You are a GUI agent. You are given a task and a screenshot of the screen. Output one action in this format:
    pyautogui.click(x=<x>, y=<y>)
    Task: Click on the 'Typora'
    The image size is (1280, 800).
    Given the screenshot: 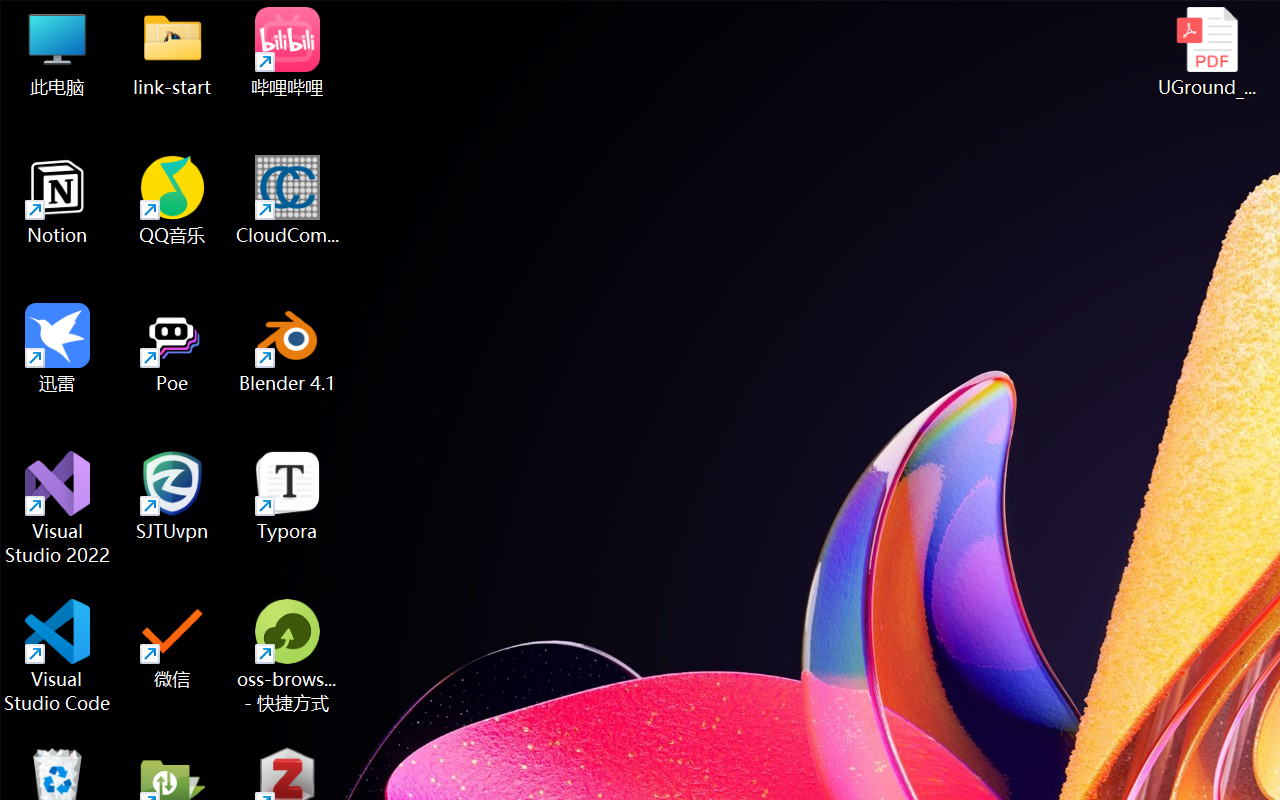 What is the action you would take?
    pyautogui.click(x=287, y=496)
    